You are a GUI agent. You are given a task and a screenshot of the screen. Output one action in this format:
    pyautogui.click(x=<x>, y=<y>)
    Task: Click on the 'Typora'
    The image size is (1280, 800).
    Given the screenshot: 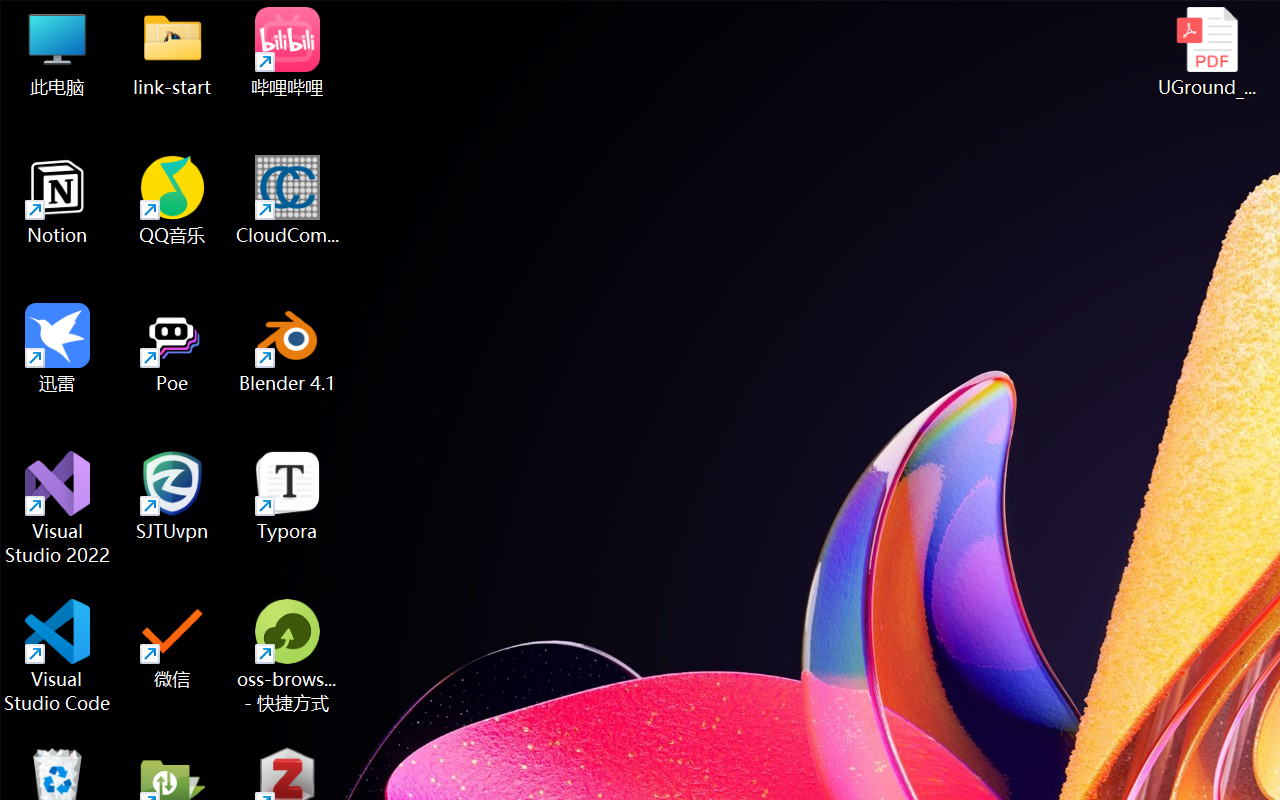 What is the action you would take?
    pyautogui.click(x=287, y=496)
    